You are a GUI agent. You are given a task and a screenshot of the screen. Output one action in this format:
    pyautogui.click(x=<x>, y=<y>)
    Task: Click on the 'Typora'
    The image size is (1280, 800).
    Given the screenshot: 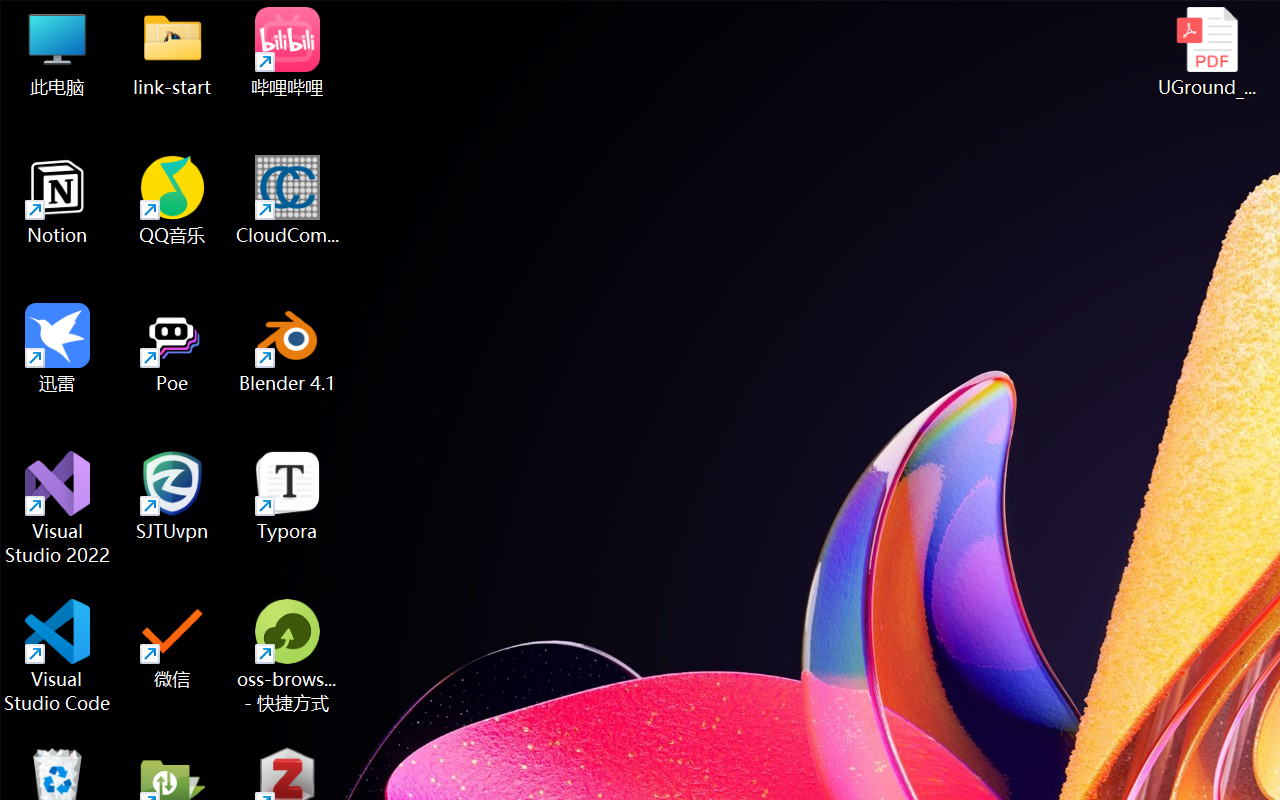 What is the action you would take?
    pyautogui.click(x=287, y=496)
    